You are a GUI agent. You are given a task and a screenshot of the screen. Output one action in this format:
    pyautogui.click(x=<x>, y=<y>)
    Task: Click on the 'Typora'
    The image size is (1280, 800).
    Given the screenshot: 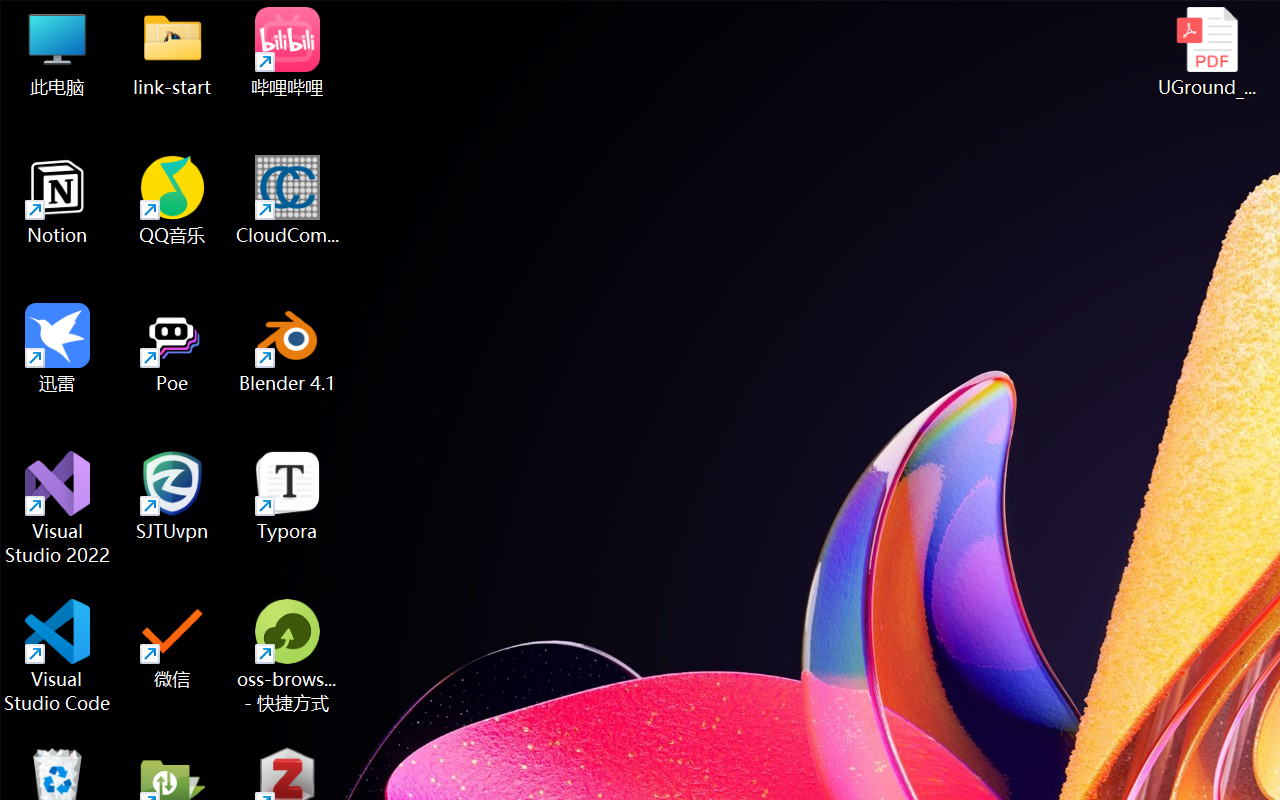 What is the action you would take?
    pyautogui.click(x=287, y=496)
    